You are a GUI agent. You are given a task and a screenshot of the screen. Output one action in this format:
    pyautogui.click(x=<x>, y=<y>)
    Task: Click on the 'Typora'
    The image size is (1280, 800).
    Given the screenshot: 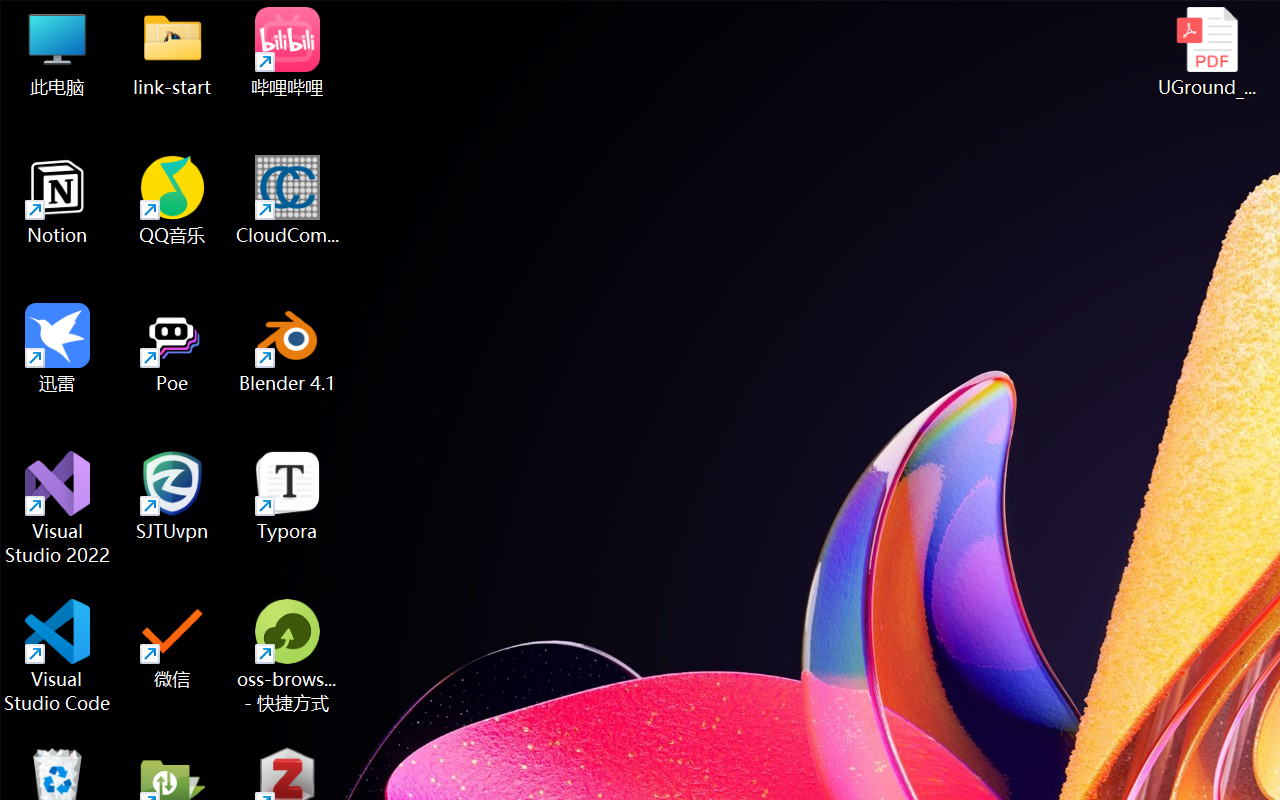 What is the action you would take?
    pyautogui.click(x=287, y=496)
    